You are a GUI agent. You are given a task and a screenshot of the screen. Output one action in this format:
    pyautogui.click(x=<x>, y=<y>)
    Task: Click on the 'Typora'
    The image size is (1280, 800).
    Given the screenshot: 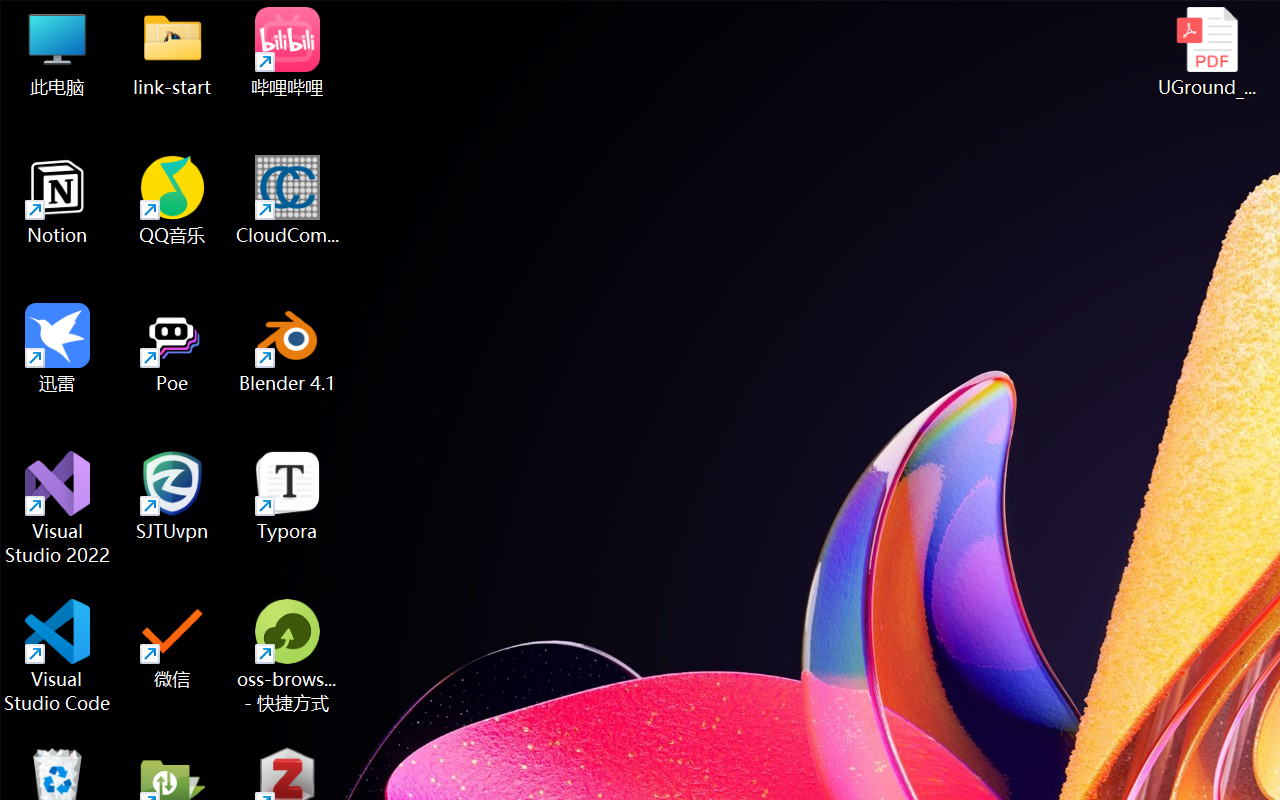 What is the action you would take?
    pyautogui.click(x=287, y=496)
    